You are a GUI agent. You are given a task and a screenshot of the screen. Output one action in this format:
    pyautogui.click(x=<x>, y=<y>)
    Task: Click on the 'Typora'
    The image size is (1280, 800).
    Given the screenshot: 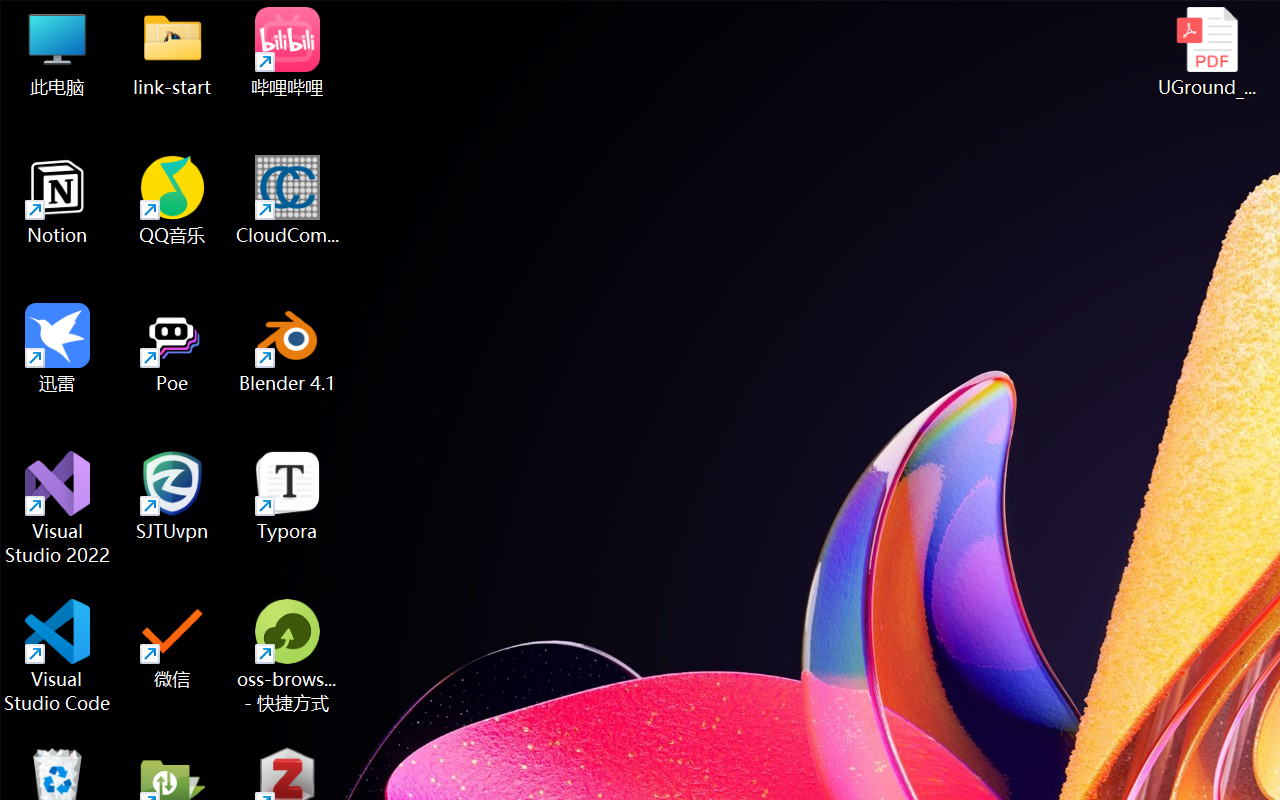 What is the action you would take?
    pyautogui.click(x=287, y=496)
    